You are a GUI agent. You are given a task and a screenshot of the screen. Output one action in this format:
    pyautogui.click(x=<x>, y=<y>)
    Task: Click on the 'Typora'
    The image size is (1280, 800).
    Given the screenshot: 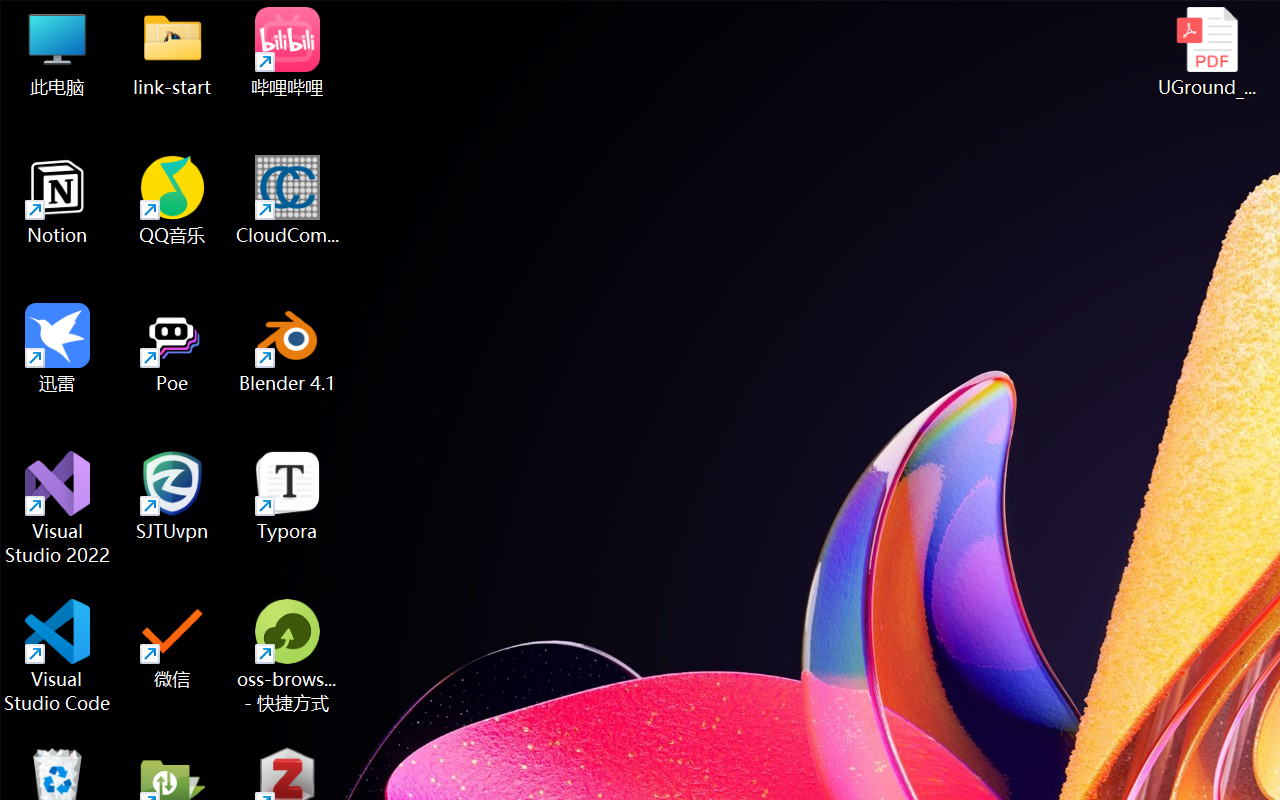 What is the action you would take?
    pyautogui.click(x=287, y=496)
    